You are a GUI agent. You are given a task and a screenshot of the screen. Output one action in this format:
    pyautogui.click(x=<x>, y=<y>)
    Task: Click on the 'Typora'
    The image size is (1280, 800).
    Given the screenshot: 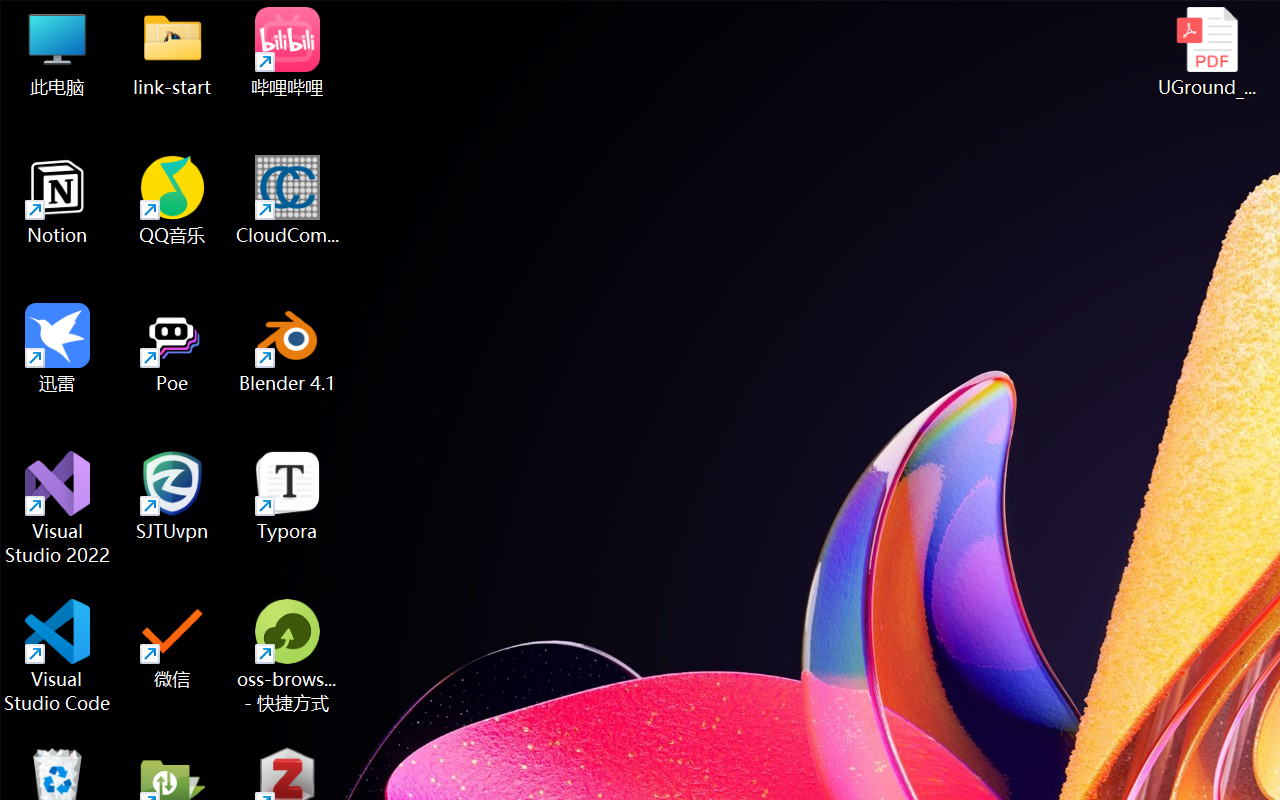 What is the action you would take?
    pyautogui.click(x=287, y=496)
    